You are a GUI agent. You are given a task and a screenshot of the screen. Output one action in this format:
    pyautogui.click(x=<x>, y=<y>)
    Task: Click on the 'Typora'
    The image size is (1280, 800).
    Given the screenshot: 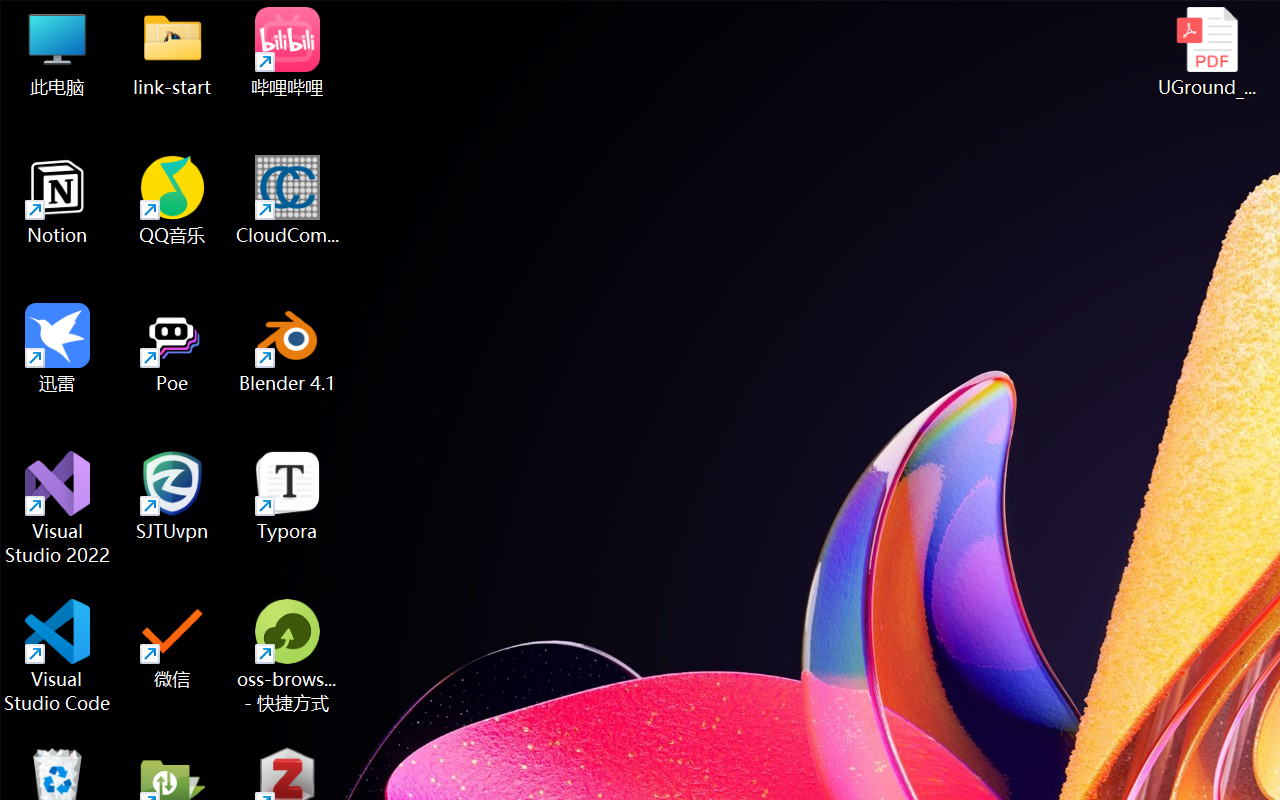 What is the action you would take?
    pyautogui.click(x=287, y=496)
    